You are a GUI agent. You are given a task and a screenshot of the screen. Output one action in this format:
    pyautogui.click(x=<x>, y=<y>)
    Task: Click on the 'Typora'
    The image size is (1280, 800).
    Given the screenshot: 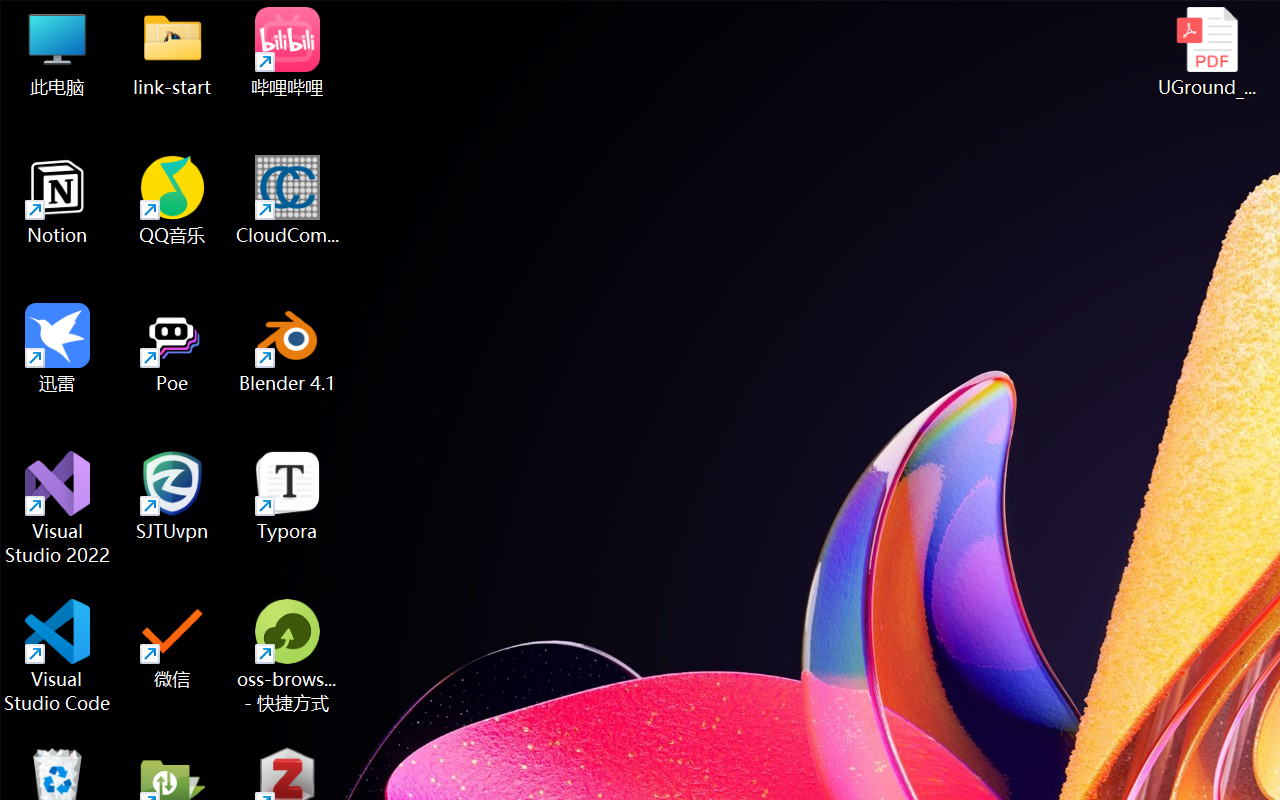 What is the action you would take?
    pyautogui.click(x=287, y=496)
    